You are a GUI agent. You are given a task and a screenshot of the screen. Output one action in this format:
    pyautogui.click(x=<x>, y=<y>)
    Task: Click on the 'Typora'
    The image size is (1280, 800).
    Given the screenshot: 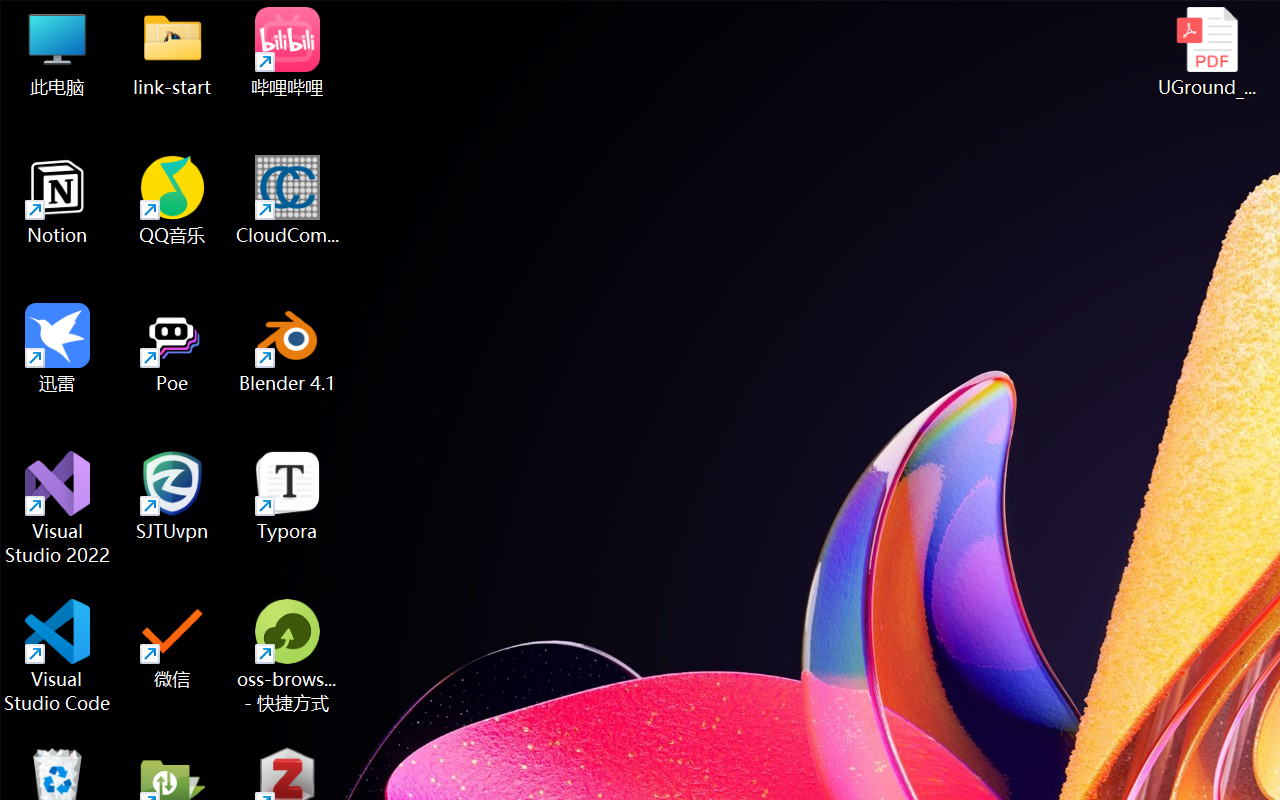 What is the action you would take?
    pyautogui.click(x=287, y=496)
    